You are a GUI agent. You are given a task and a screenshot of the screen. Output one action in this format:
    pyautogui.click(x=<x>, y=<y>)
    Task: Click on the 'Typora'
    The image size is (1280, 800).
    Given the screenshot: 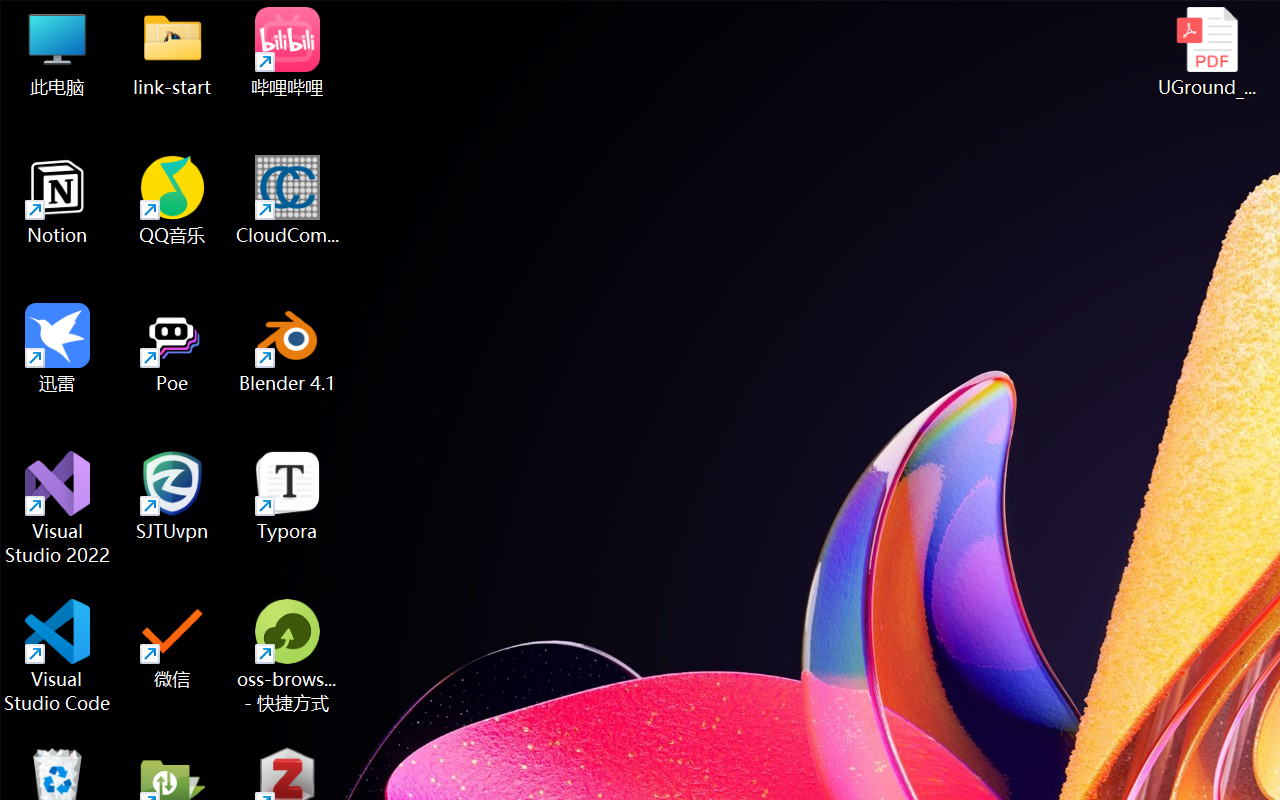 What is the action you would take?
    pyautogui.click(x=287, y=496)
    